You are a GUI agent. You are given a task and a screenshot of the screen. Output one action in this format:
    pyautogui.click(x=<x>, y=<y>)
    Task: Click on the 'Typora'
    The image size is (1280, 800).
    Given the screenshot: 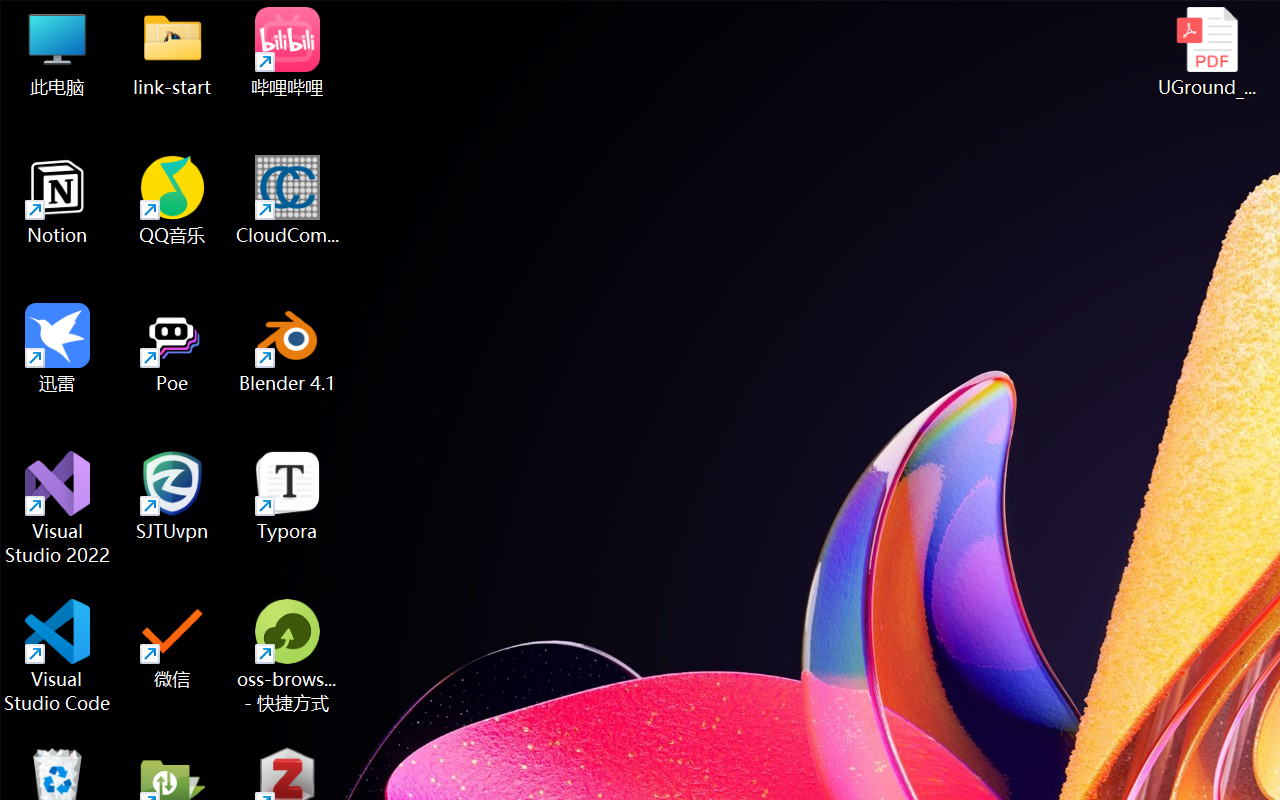 What is the action you would take?
    pyautogui.click(x=287, y=496)
    